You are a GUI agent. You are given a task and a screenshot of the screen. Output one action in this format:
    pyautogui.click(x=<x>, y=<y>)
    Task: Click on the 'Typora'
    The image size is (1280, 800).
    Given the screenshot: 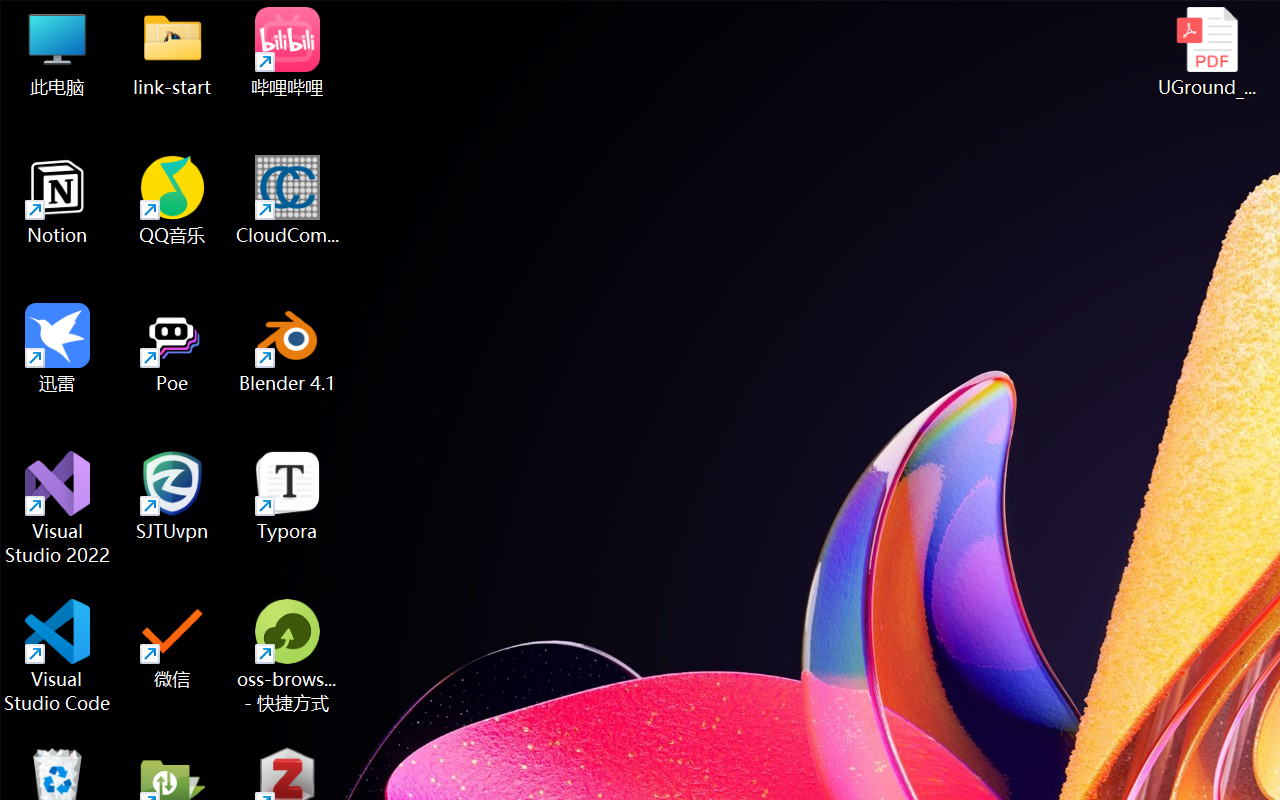 What is the action you would take?
    pyautogui.click(x=287, y=496)
    